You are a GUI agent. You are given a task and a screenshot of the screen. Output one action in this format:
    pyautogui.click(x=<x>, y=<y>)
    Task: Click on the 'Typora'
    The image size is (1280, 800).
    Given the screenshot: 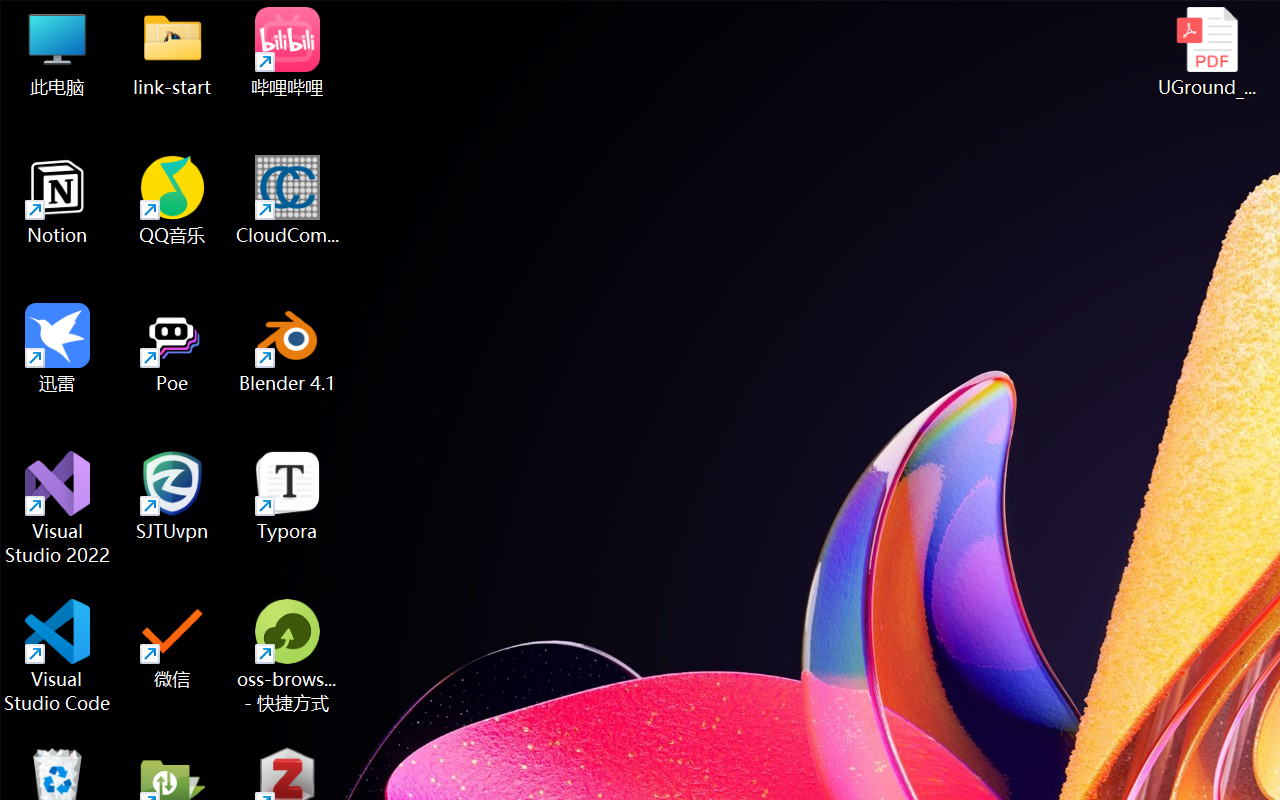 What is the action you would take?
    pyautogui.click(x=287, y=496)
    